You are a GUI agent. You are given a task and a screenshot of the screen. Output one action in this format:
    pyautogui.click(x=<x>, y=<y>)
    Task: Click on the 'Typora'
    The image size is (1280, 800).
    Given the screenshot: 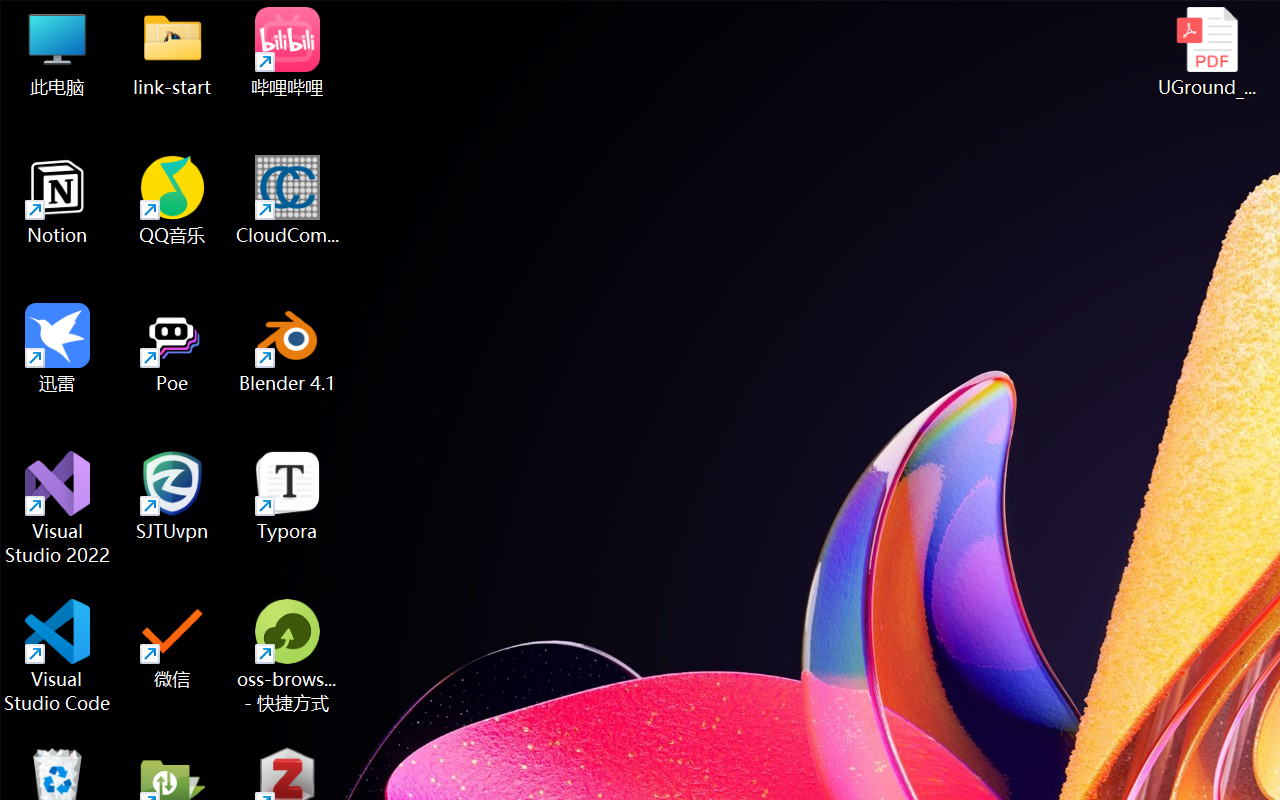 What is the action you would take?
    pyautogui.click(x=287, y=496)
    